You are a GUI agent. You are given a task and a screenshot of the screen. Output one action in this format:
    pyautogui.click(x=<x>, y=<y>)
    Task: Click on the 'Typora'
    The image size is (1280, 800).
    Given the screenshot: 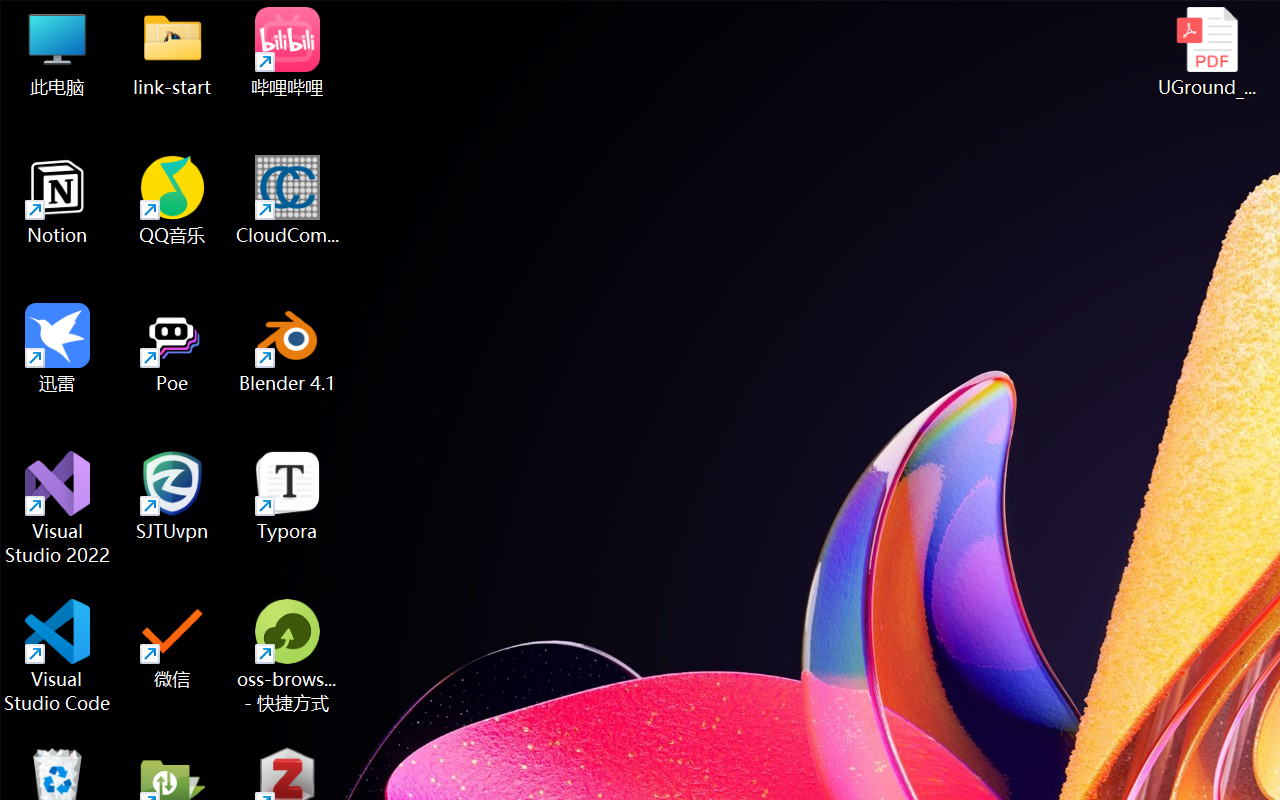 What is the action you would take?
    pyautogui.click(x=287, y=496)
    